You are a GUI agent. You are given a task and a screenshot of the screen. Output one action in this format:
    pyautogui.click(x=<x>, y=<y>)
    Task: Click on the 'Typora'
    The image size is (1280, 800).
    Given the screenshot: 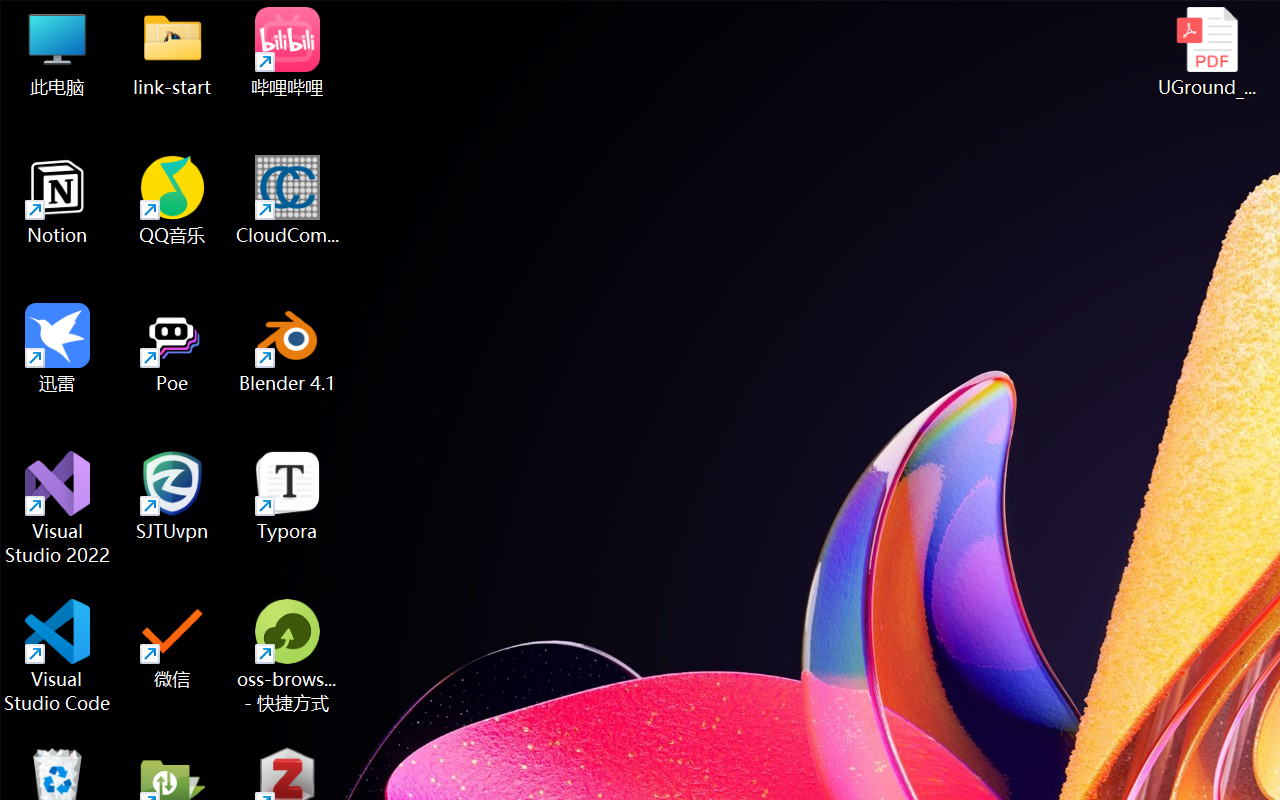 What is the action you would take?
    pyautogui.click(x=287, y=496)
    